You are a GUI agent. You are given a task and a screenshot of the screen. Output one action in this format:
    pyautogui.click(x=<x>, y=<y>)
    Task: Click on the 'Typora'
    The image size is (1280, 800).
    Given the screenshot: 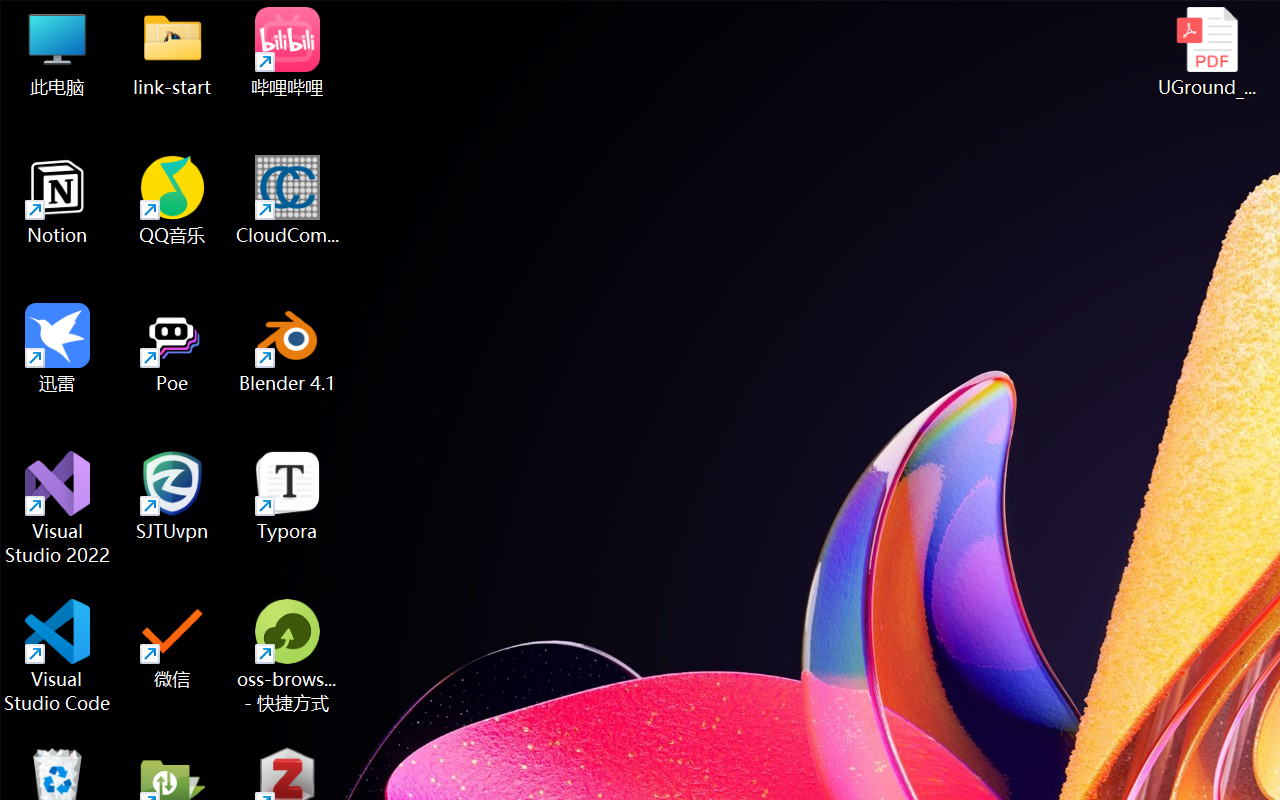 What is the action you would take?
    pyautogui.click(x=287, y=496)
    